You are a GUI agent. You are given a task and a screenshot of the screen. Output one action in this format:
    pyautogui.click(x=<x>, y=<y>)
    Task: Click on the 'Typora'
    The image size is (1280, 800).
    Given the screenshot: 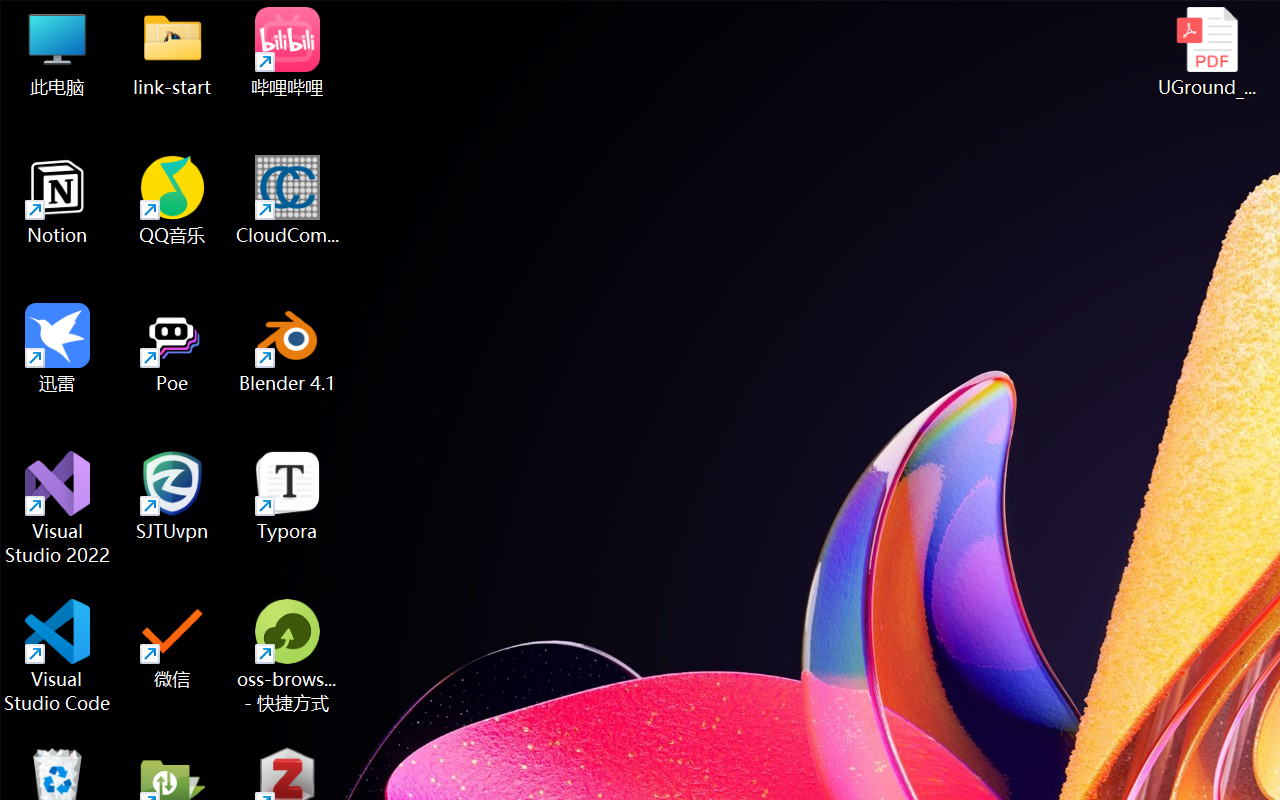 What is the action you would take?
    pyautogui.click(x=287, y=496)
    